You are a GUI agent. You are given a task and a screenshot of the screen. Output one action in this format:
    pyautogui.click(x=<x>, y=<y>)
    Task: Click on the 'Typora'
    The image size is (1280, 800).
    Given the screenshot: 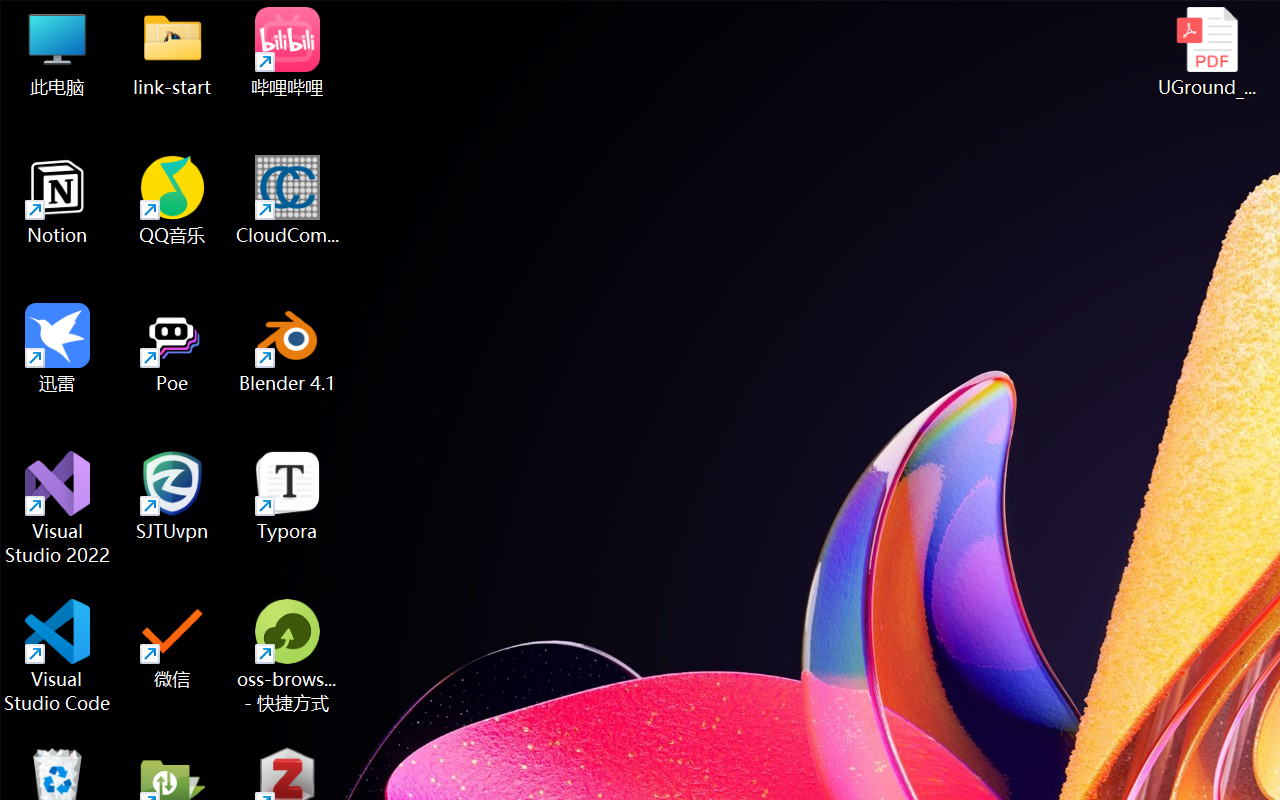 What is the action you would take?
    pyautogui.click(x=287, y=496)
    